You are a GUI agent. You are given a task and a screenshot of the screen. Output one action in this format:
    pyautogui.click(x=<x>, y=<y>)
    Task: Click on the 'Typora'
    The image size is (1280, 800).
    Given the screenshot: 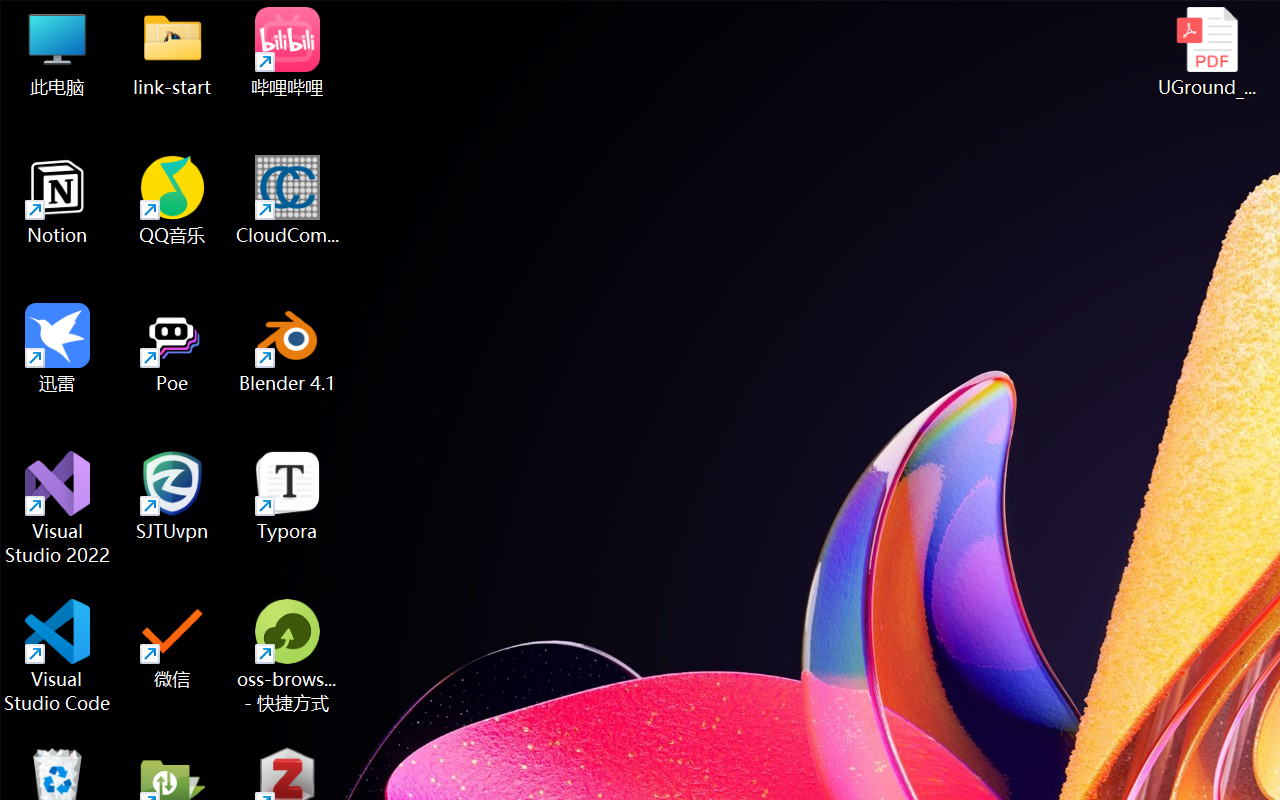 What is the action you would take?
    pyautogui.click(x=287, y=496)
    